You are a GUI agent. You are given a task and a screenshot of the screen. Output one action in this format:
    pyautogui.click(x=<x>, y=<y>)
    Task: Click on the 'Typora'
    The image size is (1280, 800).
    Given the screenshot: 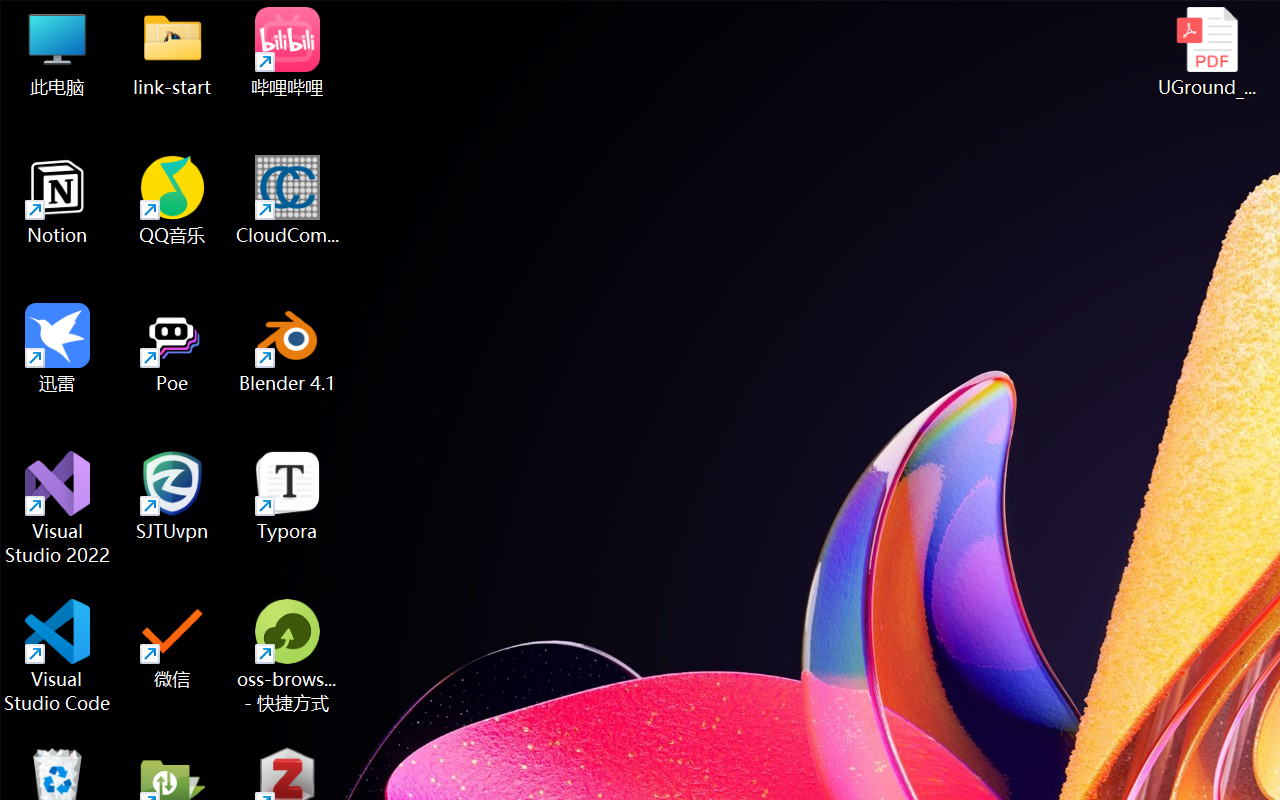 What is the action you would take?
    pyautogui.click(x=287, y=496)
    